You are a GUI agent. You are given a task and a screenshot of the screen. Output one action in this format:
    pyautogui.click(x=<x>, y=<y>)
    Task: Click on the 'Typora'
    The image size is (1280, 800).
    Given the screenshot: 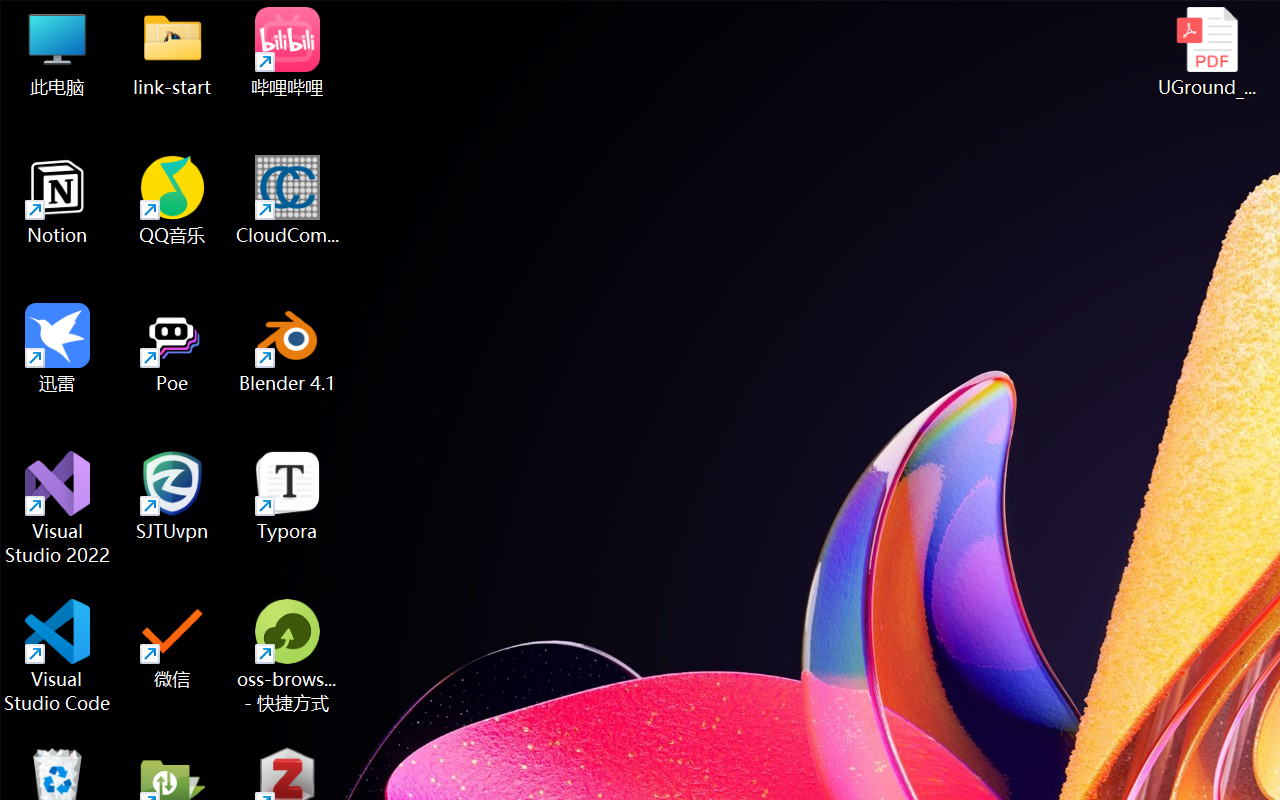 What is the action you would take?
    pyautogui.click(x=287, y=496)
    